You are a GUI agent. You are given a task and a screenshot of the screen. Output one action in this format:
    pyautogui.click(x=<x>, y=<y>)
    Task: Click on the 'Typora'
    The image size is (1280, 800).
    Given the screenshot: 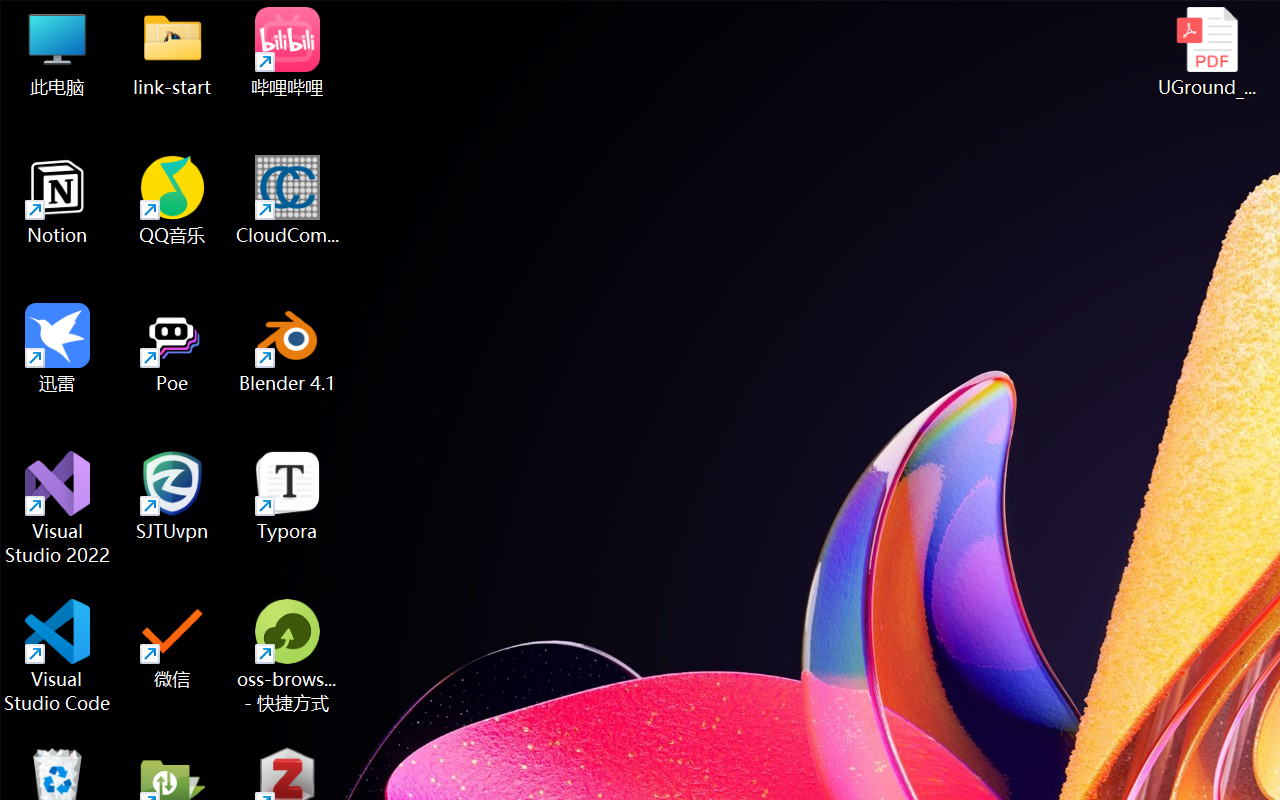 What is the action you would take?
    pyautogui.click(x=287, y=496)
    